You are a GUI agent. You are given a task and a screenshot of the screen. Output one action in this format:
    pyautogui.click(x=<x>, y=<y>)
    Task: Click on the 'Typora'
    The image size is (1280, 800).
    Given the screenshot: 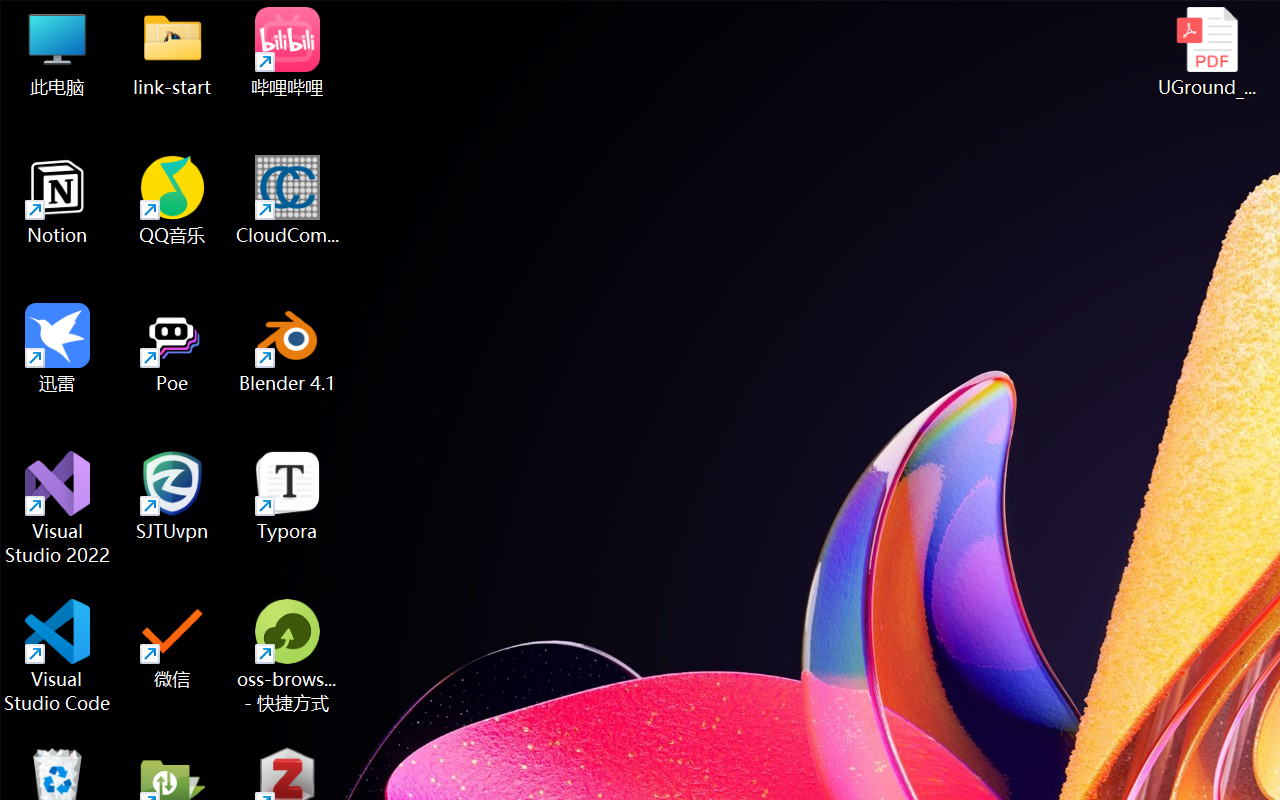 What is the action you would take?
    pyautogui.click(x=287, y=496)
    